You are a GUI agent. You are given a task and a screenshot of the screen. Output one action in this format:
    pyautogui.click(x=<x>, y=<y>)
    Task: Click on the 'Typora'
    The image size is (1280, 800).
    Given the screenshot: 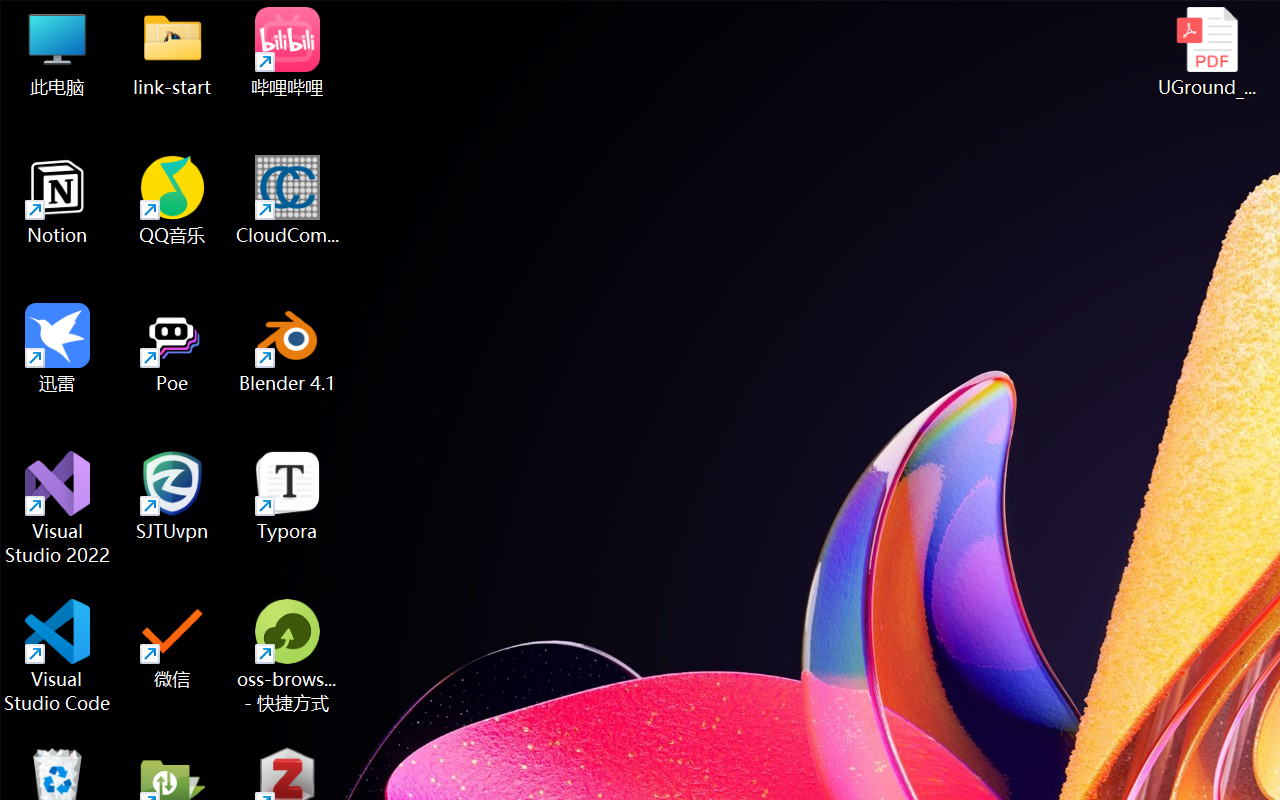 What is the action you would take?
    pyautogui.click(x=287, y=496)
    